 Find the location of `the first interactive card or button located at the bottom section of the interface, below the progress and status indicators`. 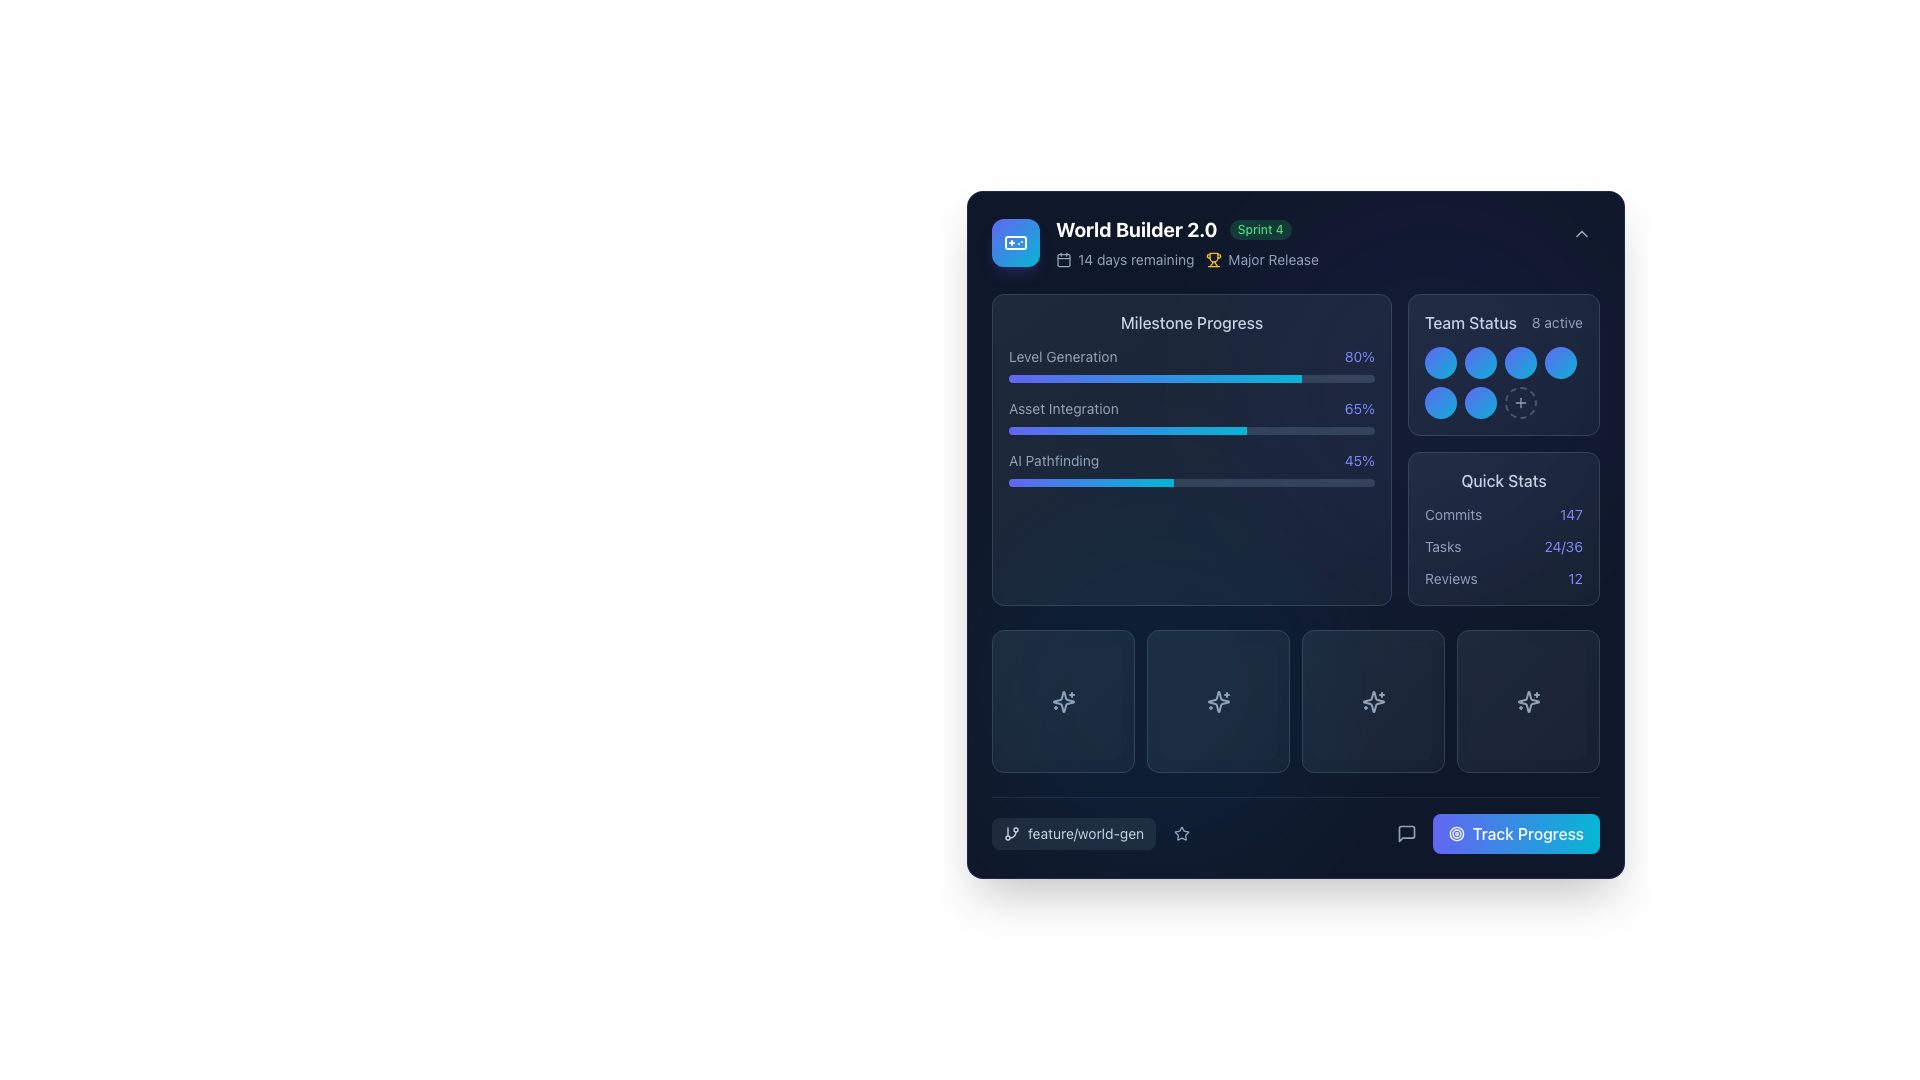

the first interactive card or button located at the bottom section of the interface, below the progress and status indicators is located at coordinates (1062, 700).